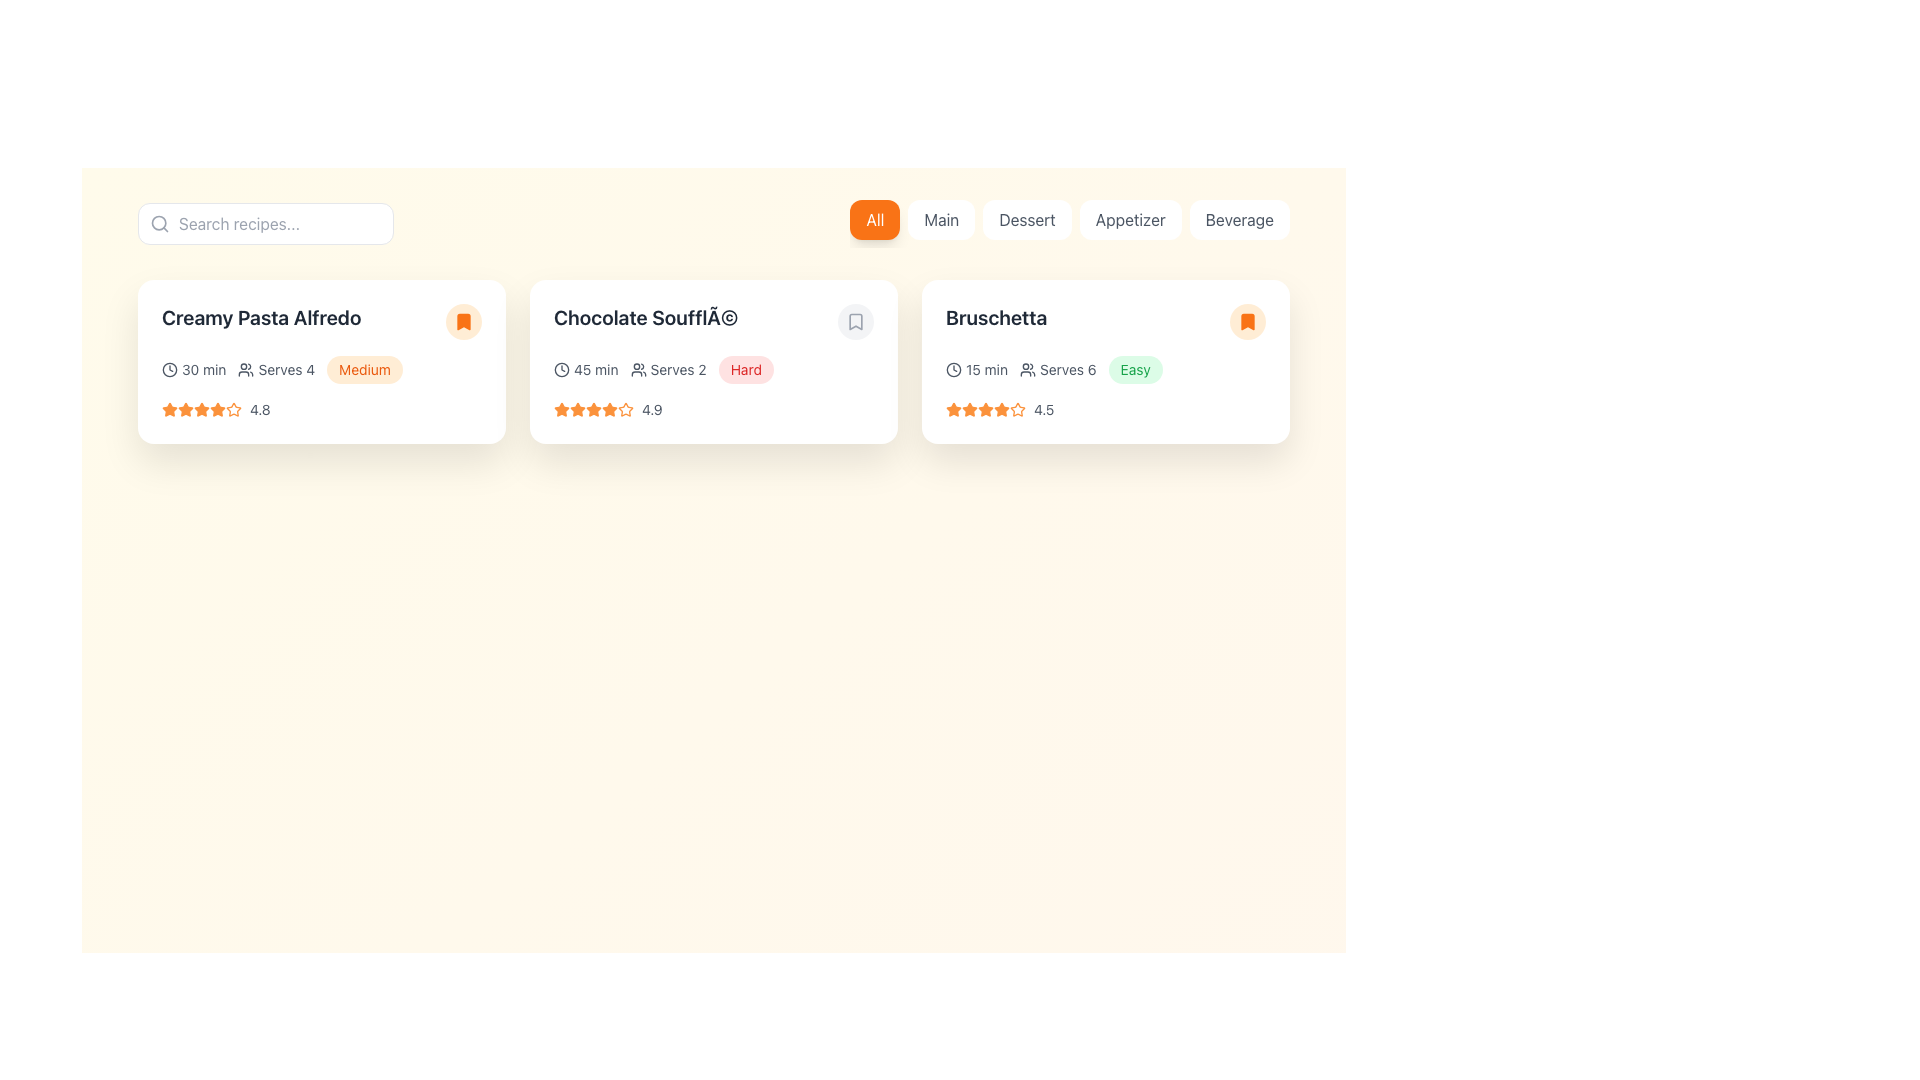 The image size is (1920, 1080). What do you see at coordinates (576, 408) in the screenshot?
I see `the second star icon in the rating system for the 'Chocolate Soufflé'` at bounding box center [576, 408].